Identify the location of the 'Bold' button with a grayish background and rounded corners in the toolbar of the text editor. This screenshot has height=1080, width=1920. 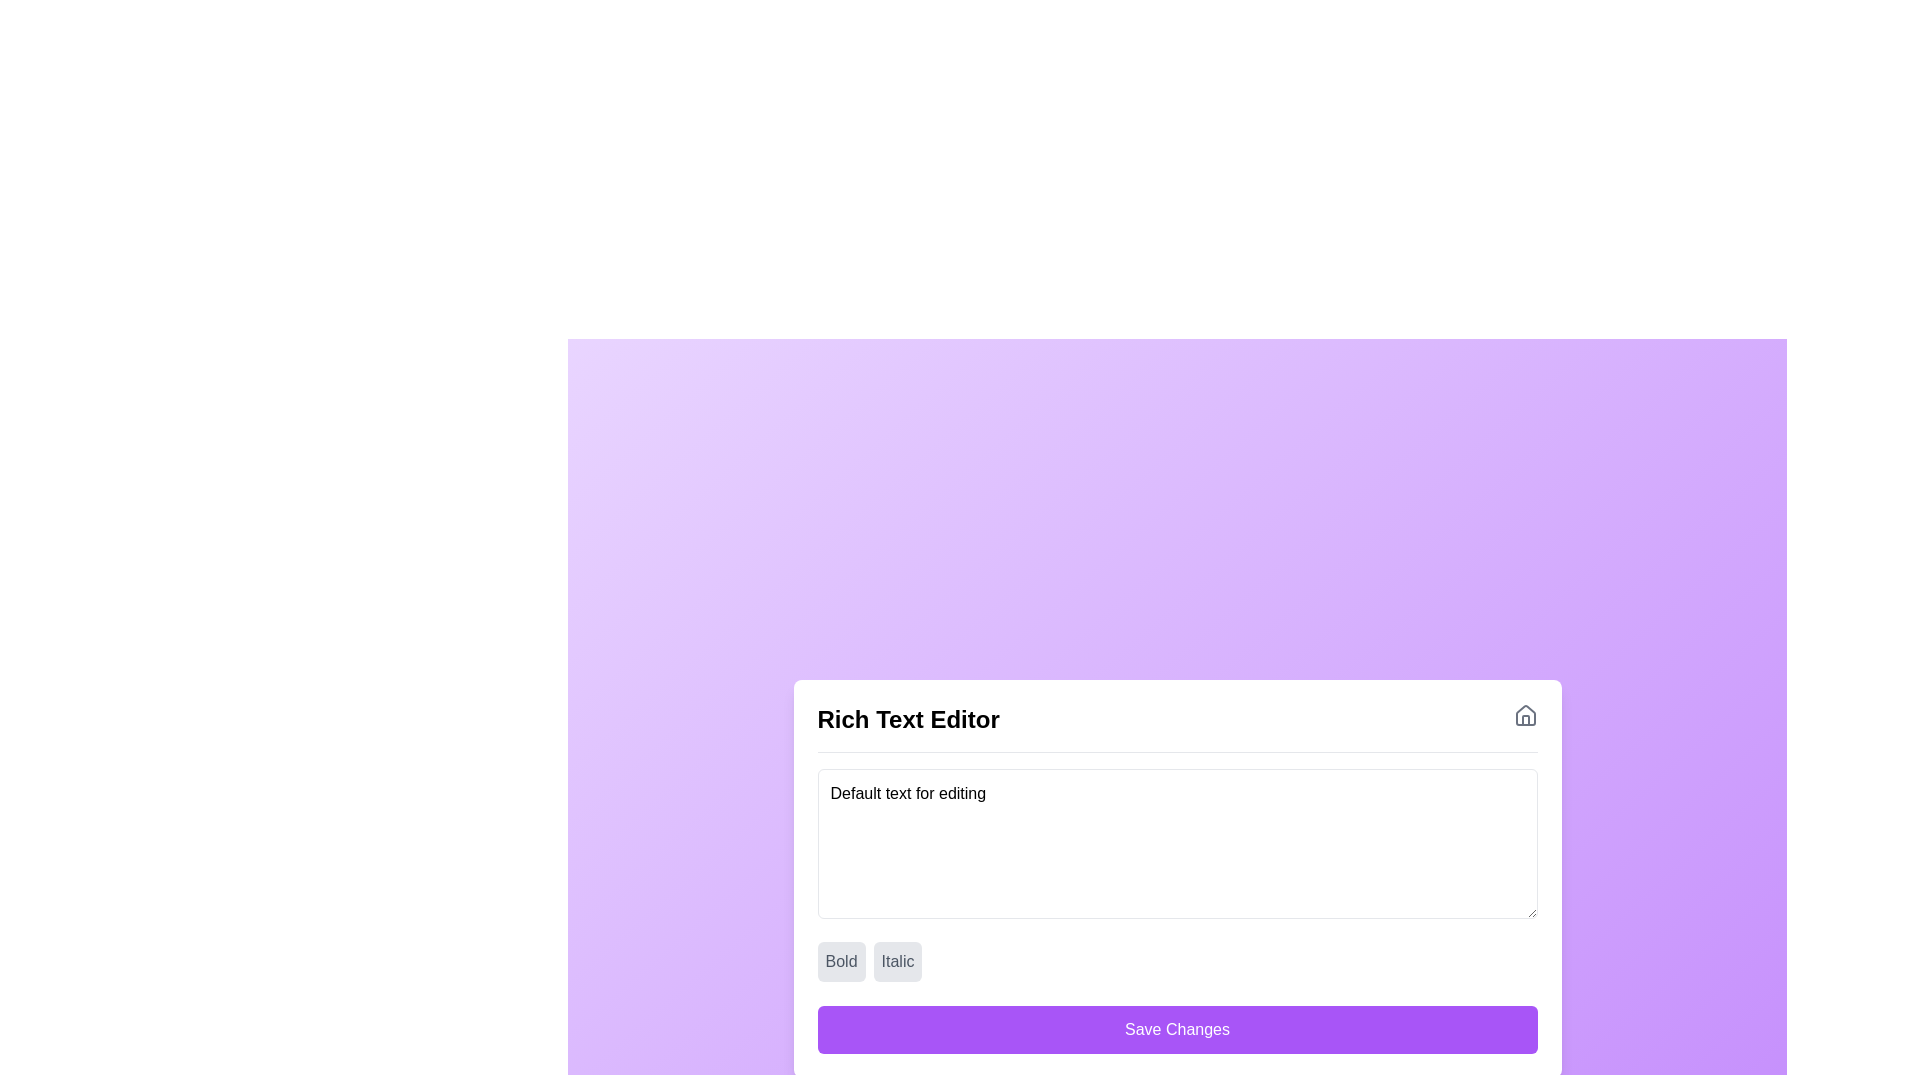
(841, 960).